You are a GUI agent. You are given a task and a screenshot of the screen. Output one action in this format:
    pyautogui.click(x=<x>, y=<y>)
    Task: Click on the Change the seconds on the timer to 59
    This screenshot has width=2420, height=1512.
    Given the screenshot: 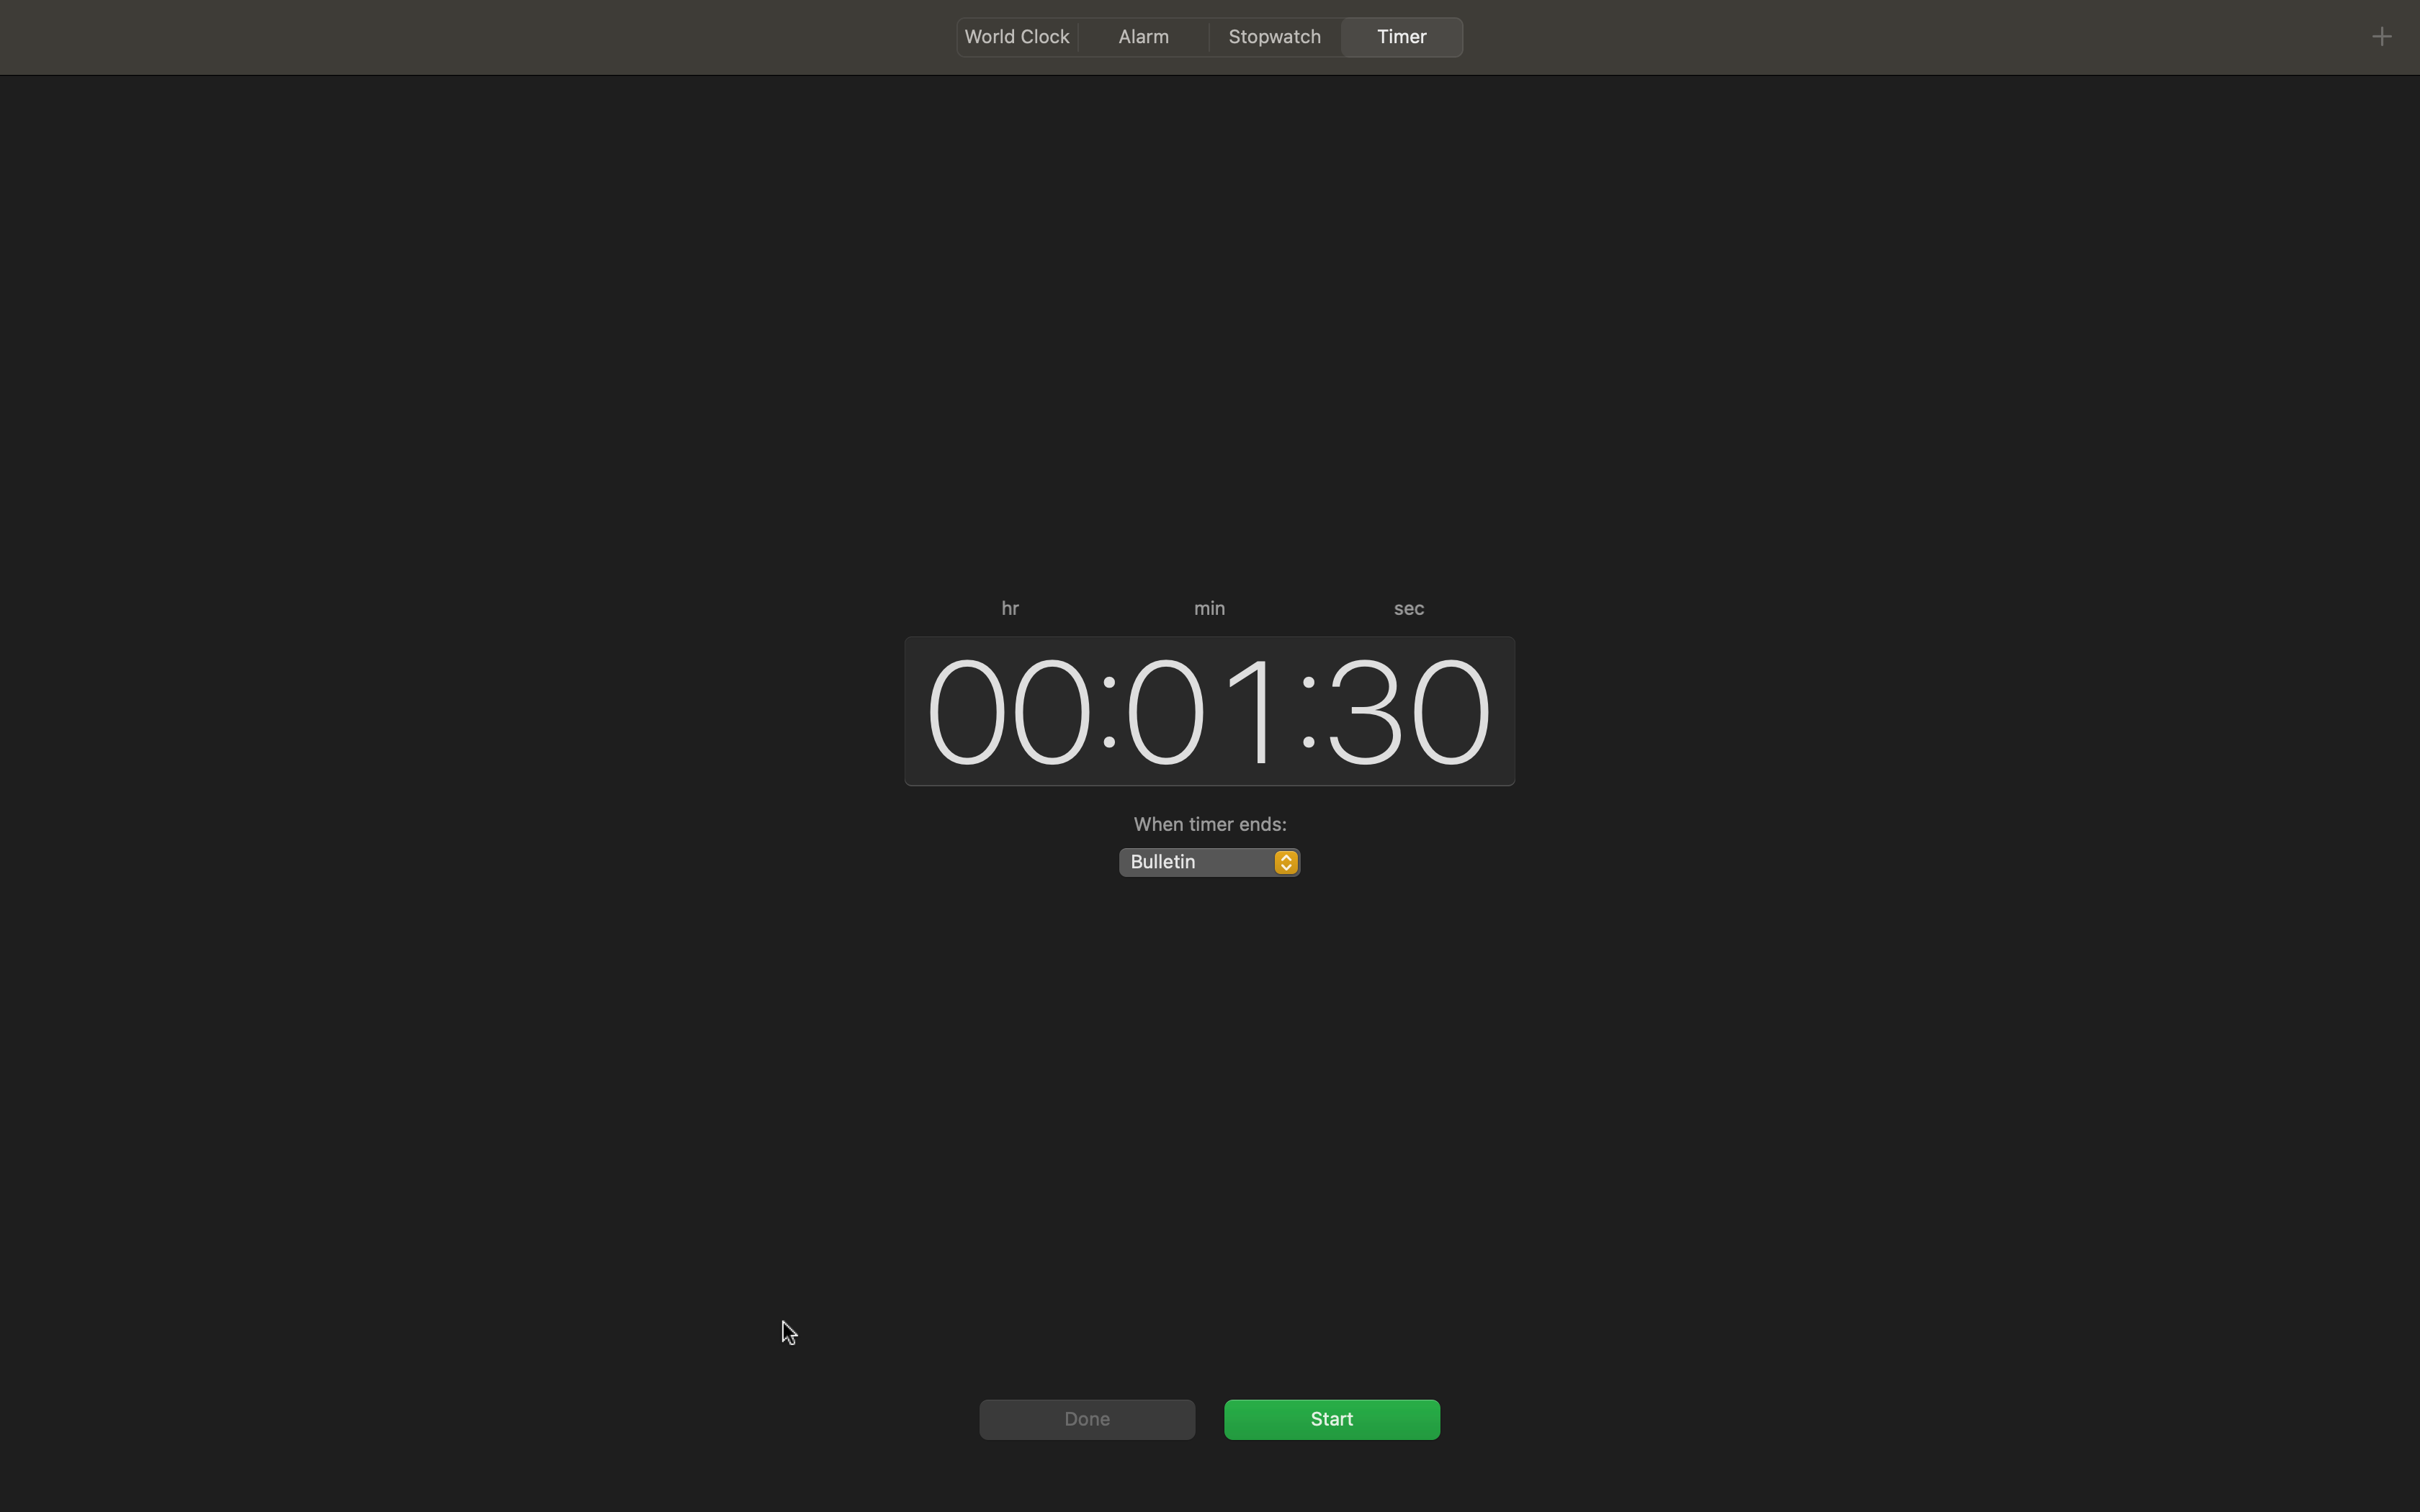 What is the action you would take?
    pyautogui.click(x=1411, y=705)
    